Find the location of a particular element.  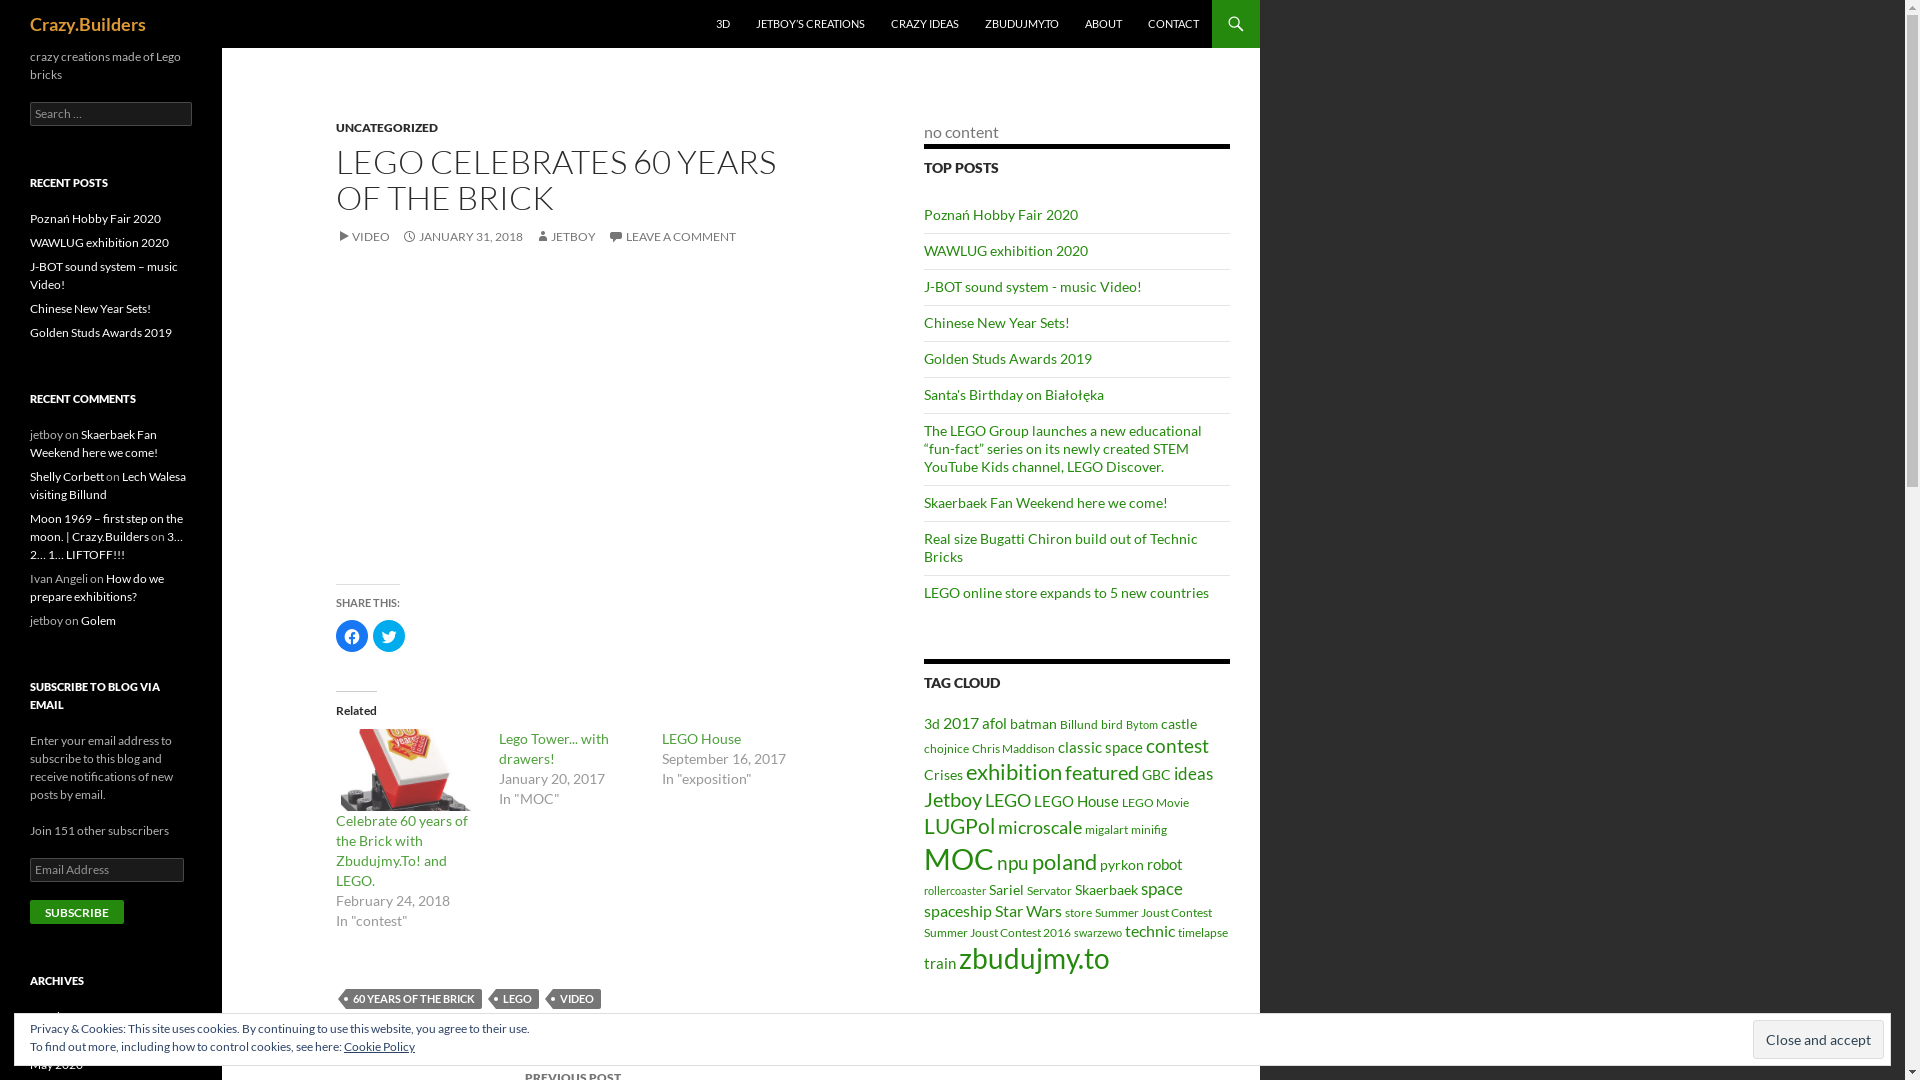

'LEGO House' is located at coordinates (701, 738).